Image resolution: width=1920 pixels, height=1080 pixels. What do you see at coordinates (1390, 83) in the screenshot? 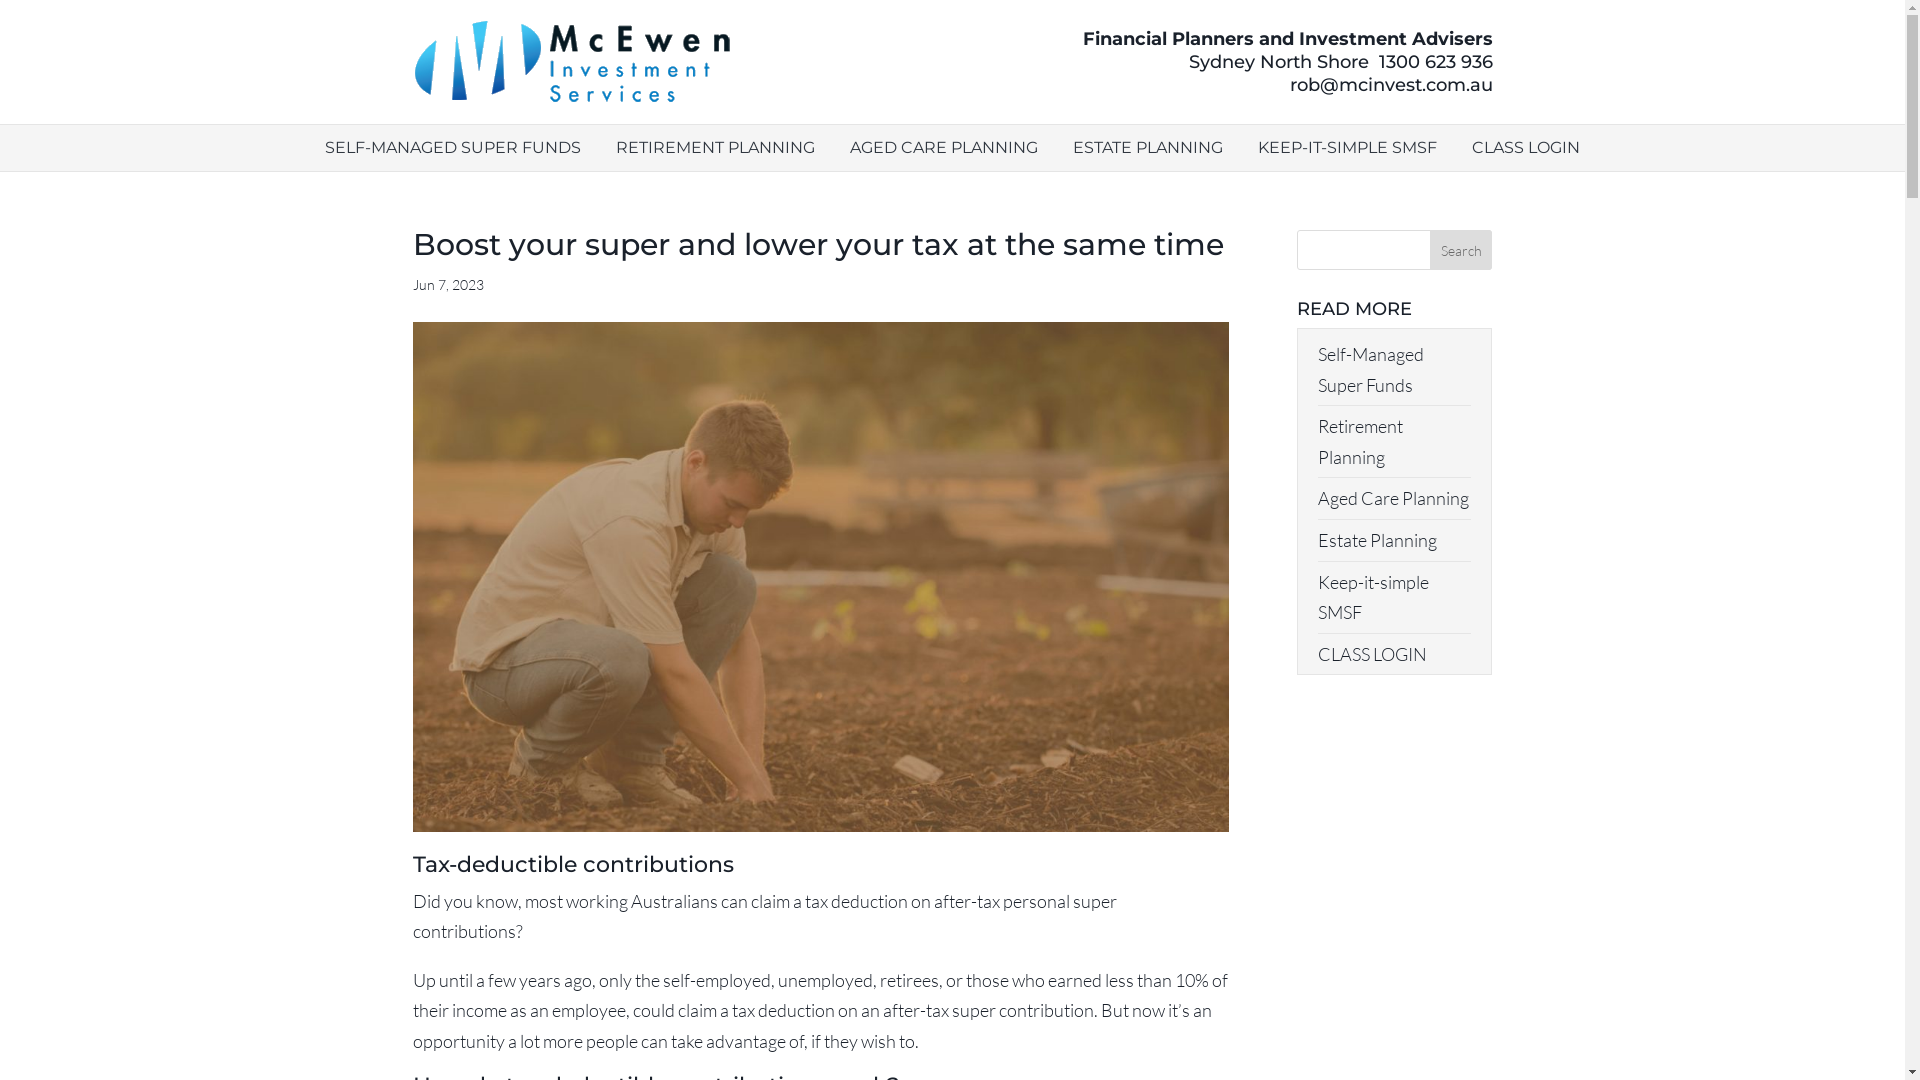
I see `'rob@mcinvest.com.au'` at bounding box center [1390, 83].